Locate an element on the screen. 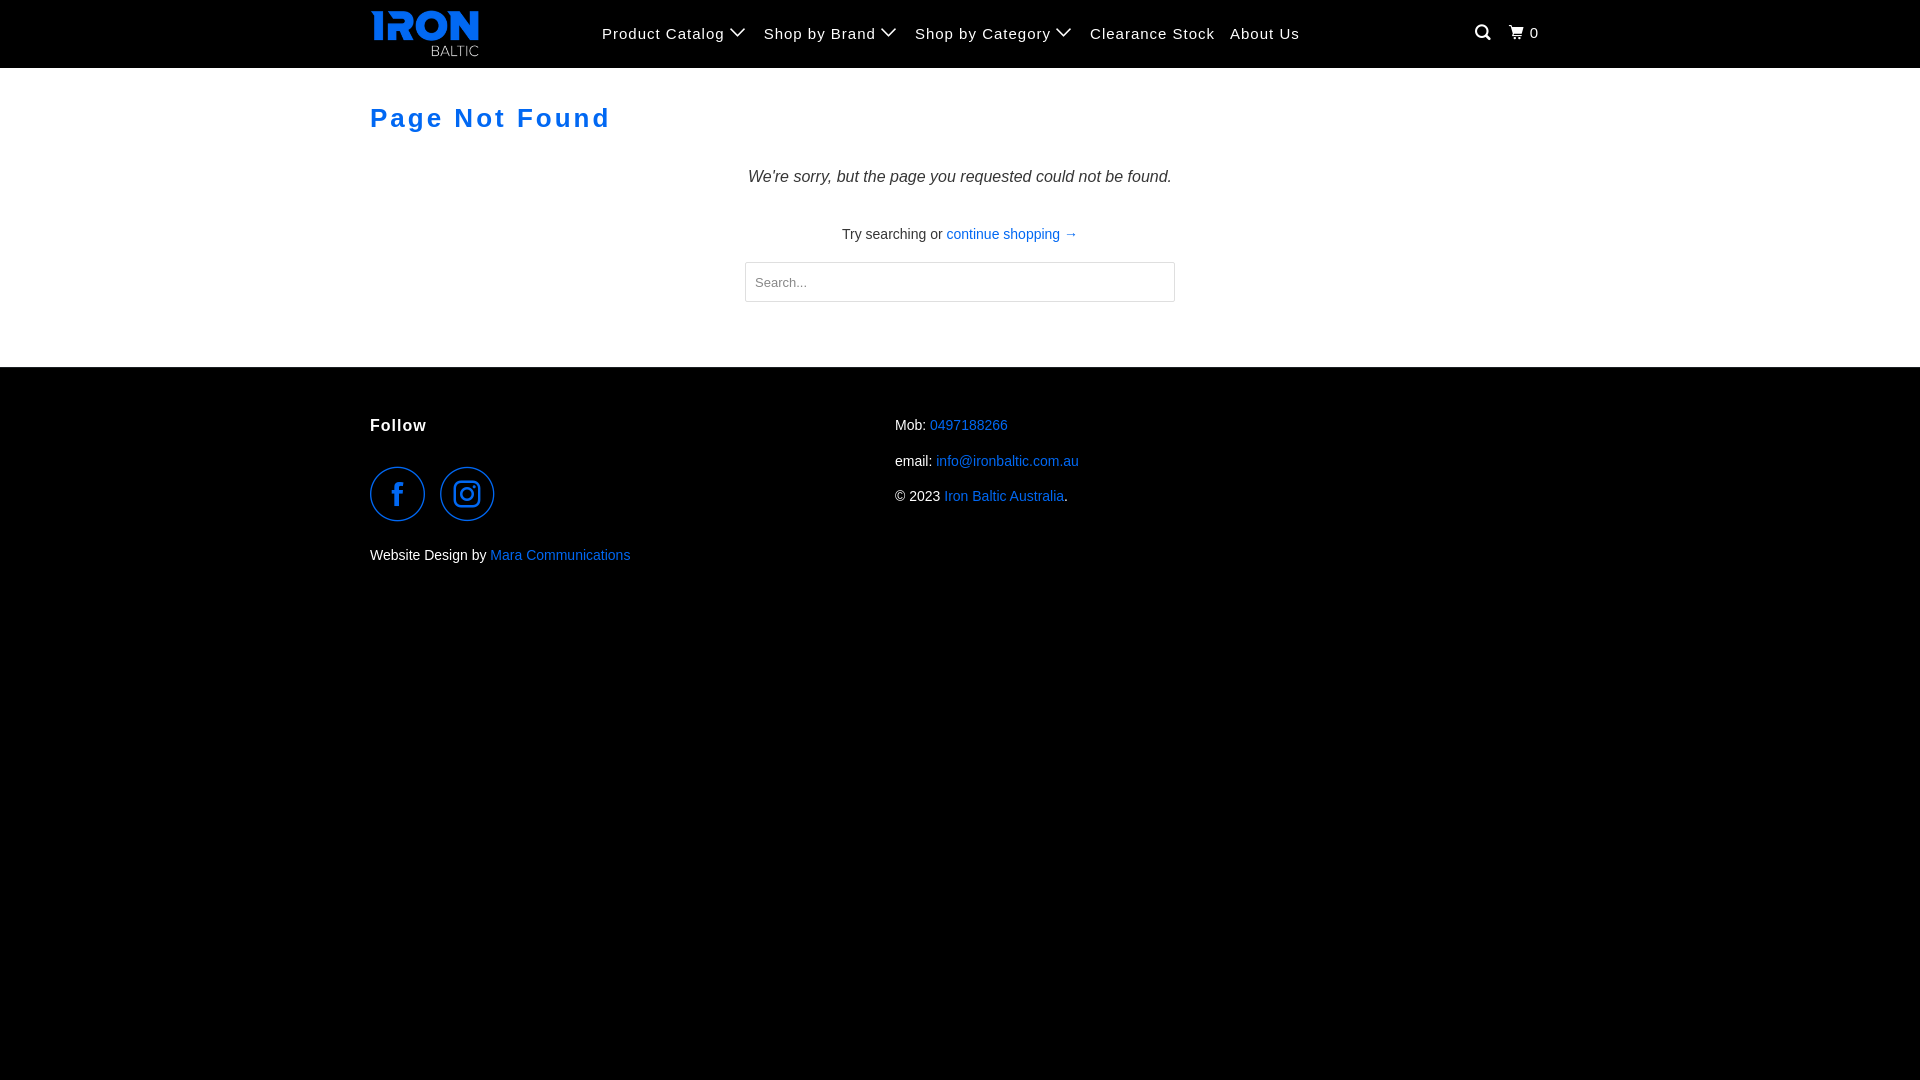 The image size is (1920, 1080). 'Shop by Category' is located at coordinates (994, 33).